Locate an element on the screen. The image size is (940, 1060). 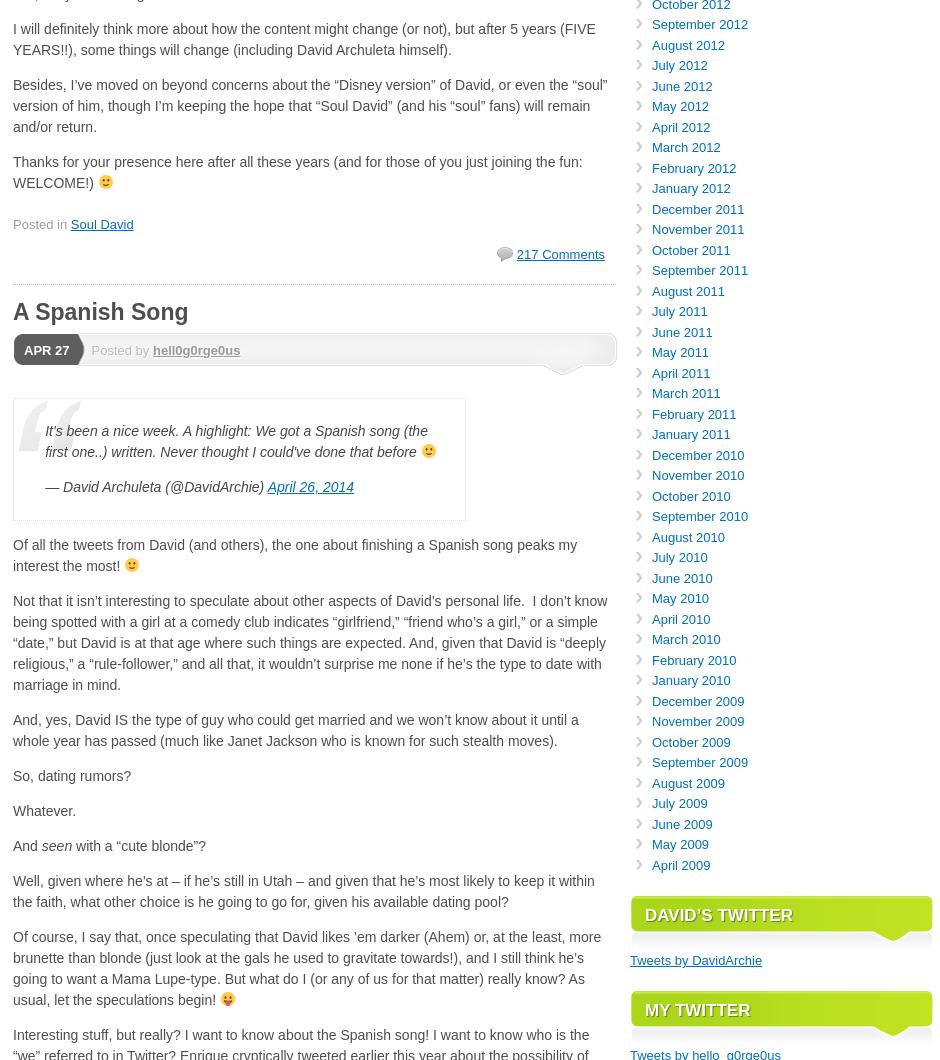
'August 2009' is located at coordinates (687, 781).